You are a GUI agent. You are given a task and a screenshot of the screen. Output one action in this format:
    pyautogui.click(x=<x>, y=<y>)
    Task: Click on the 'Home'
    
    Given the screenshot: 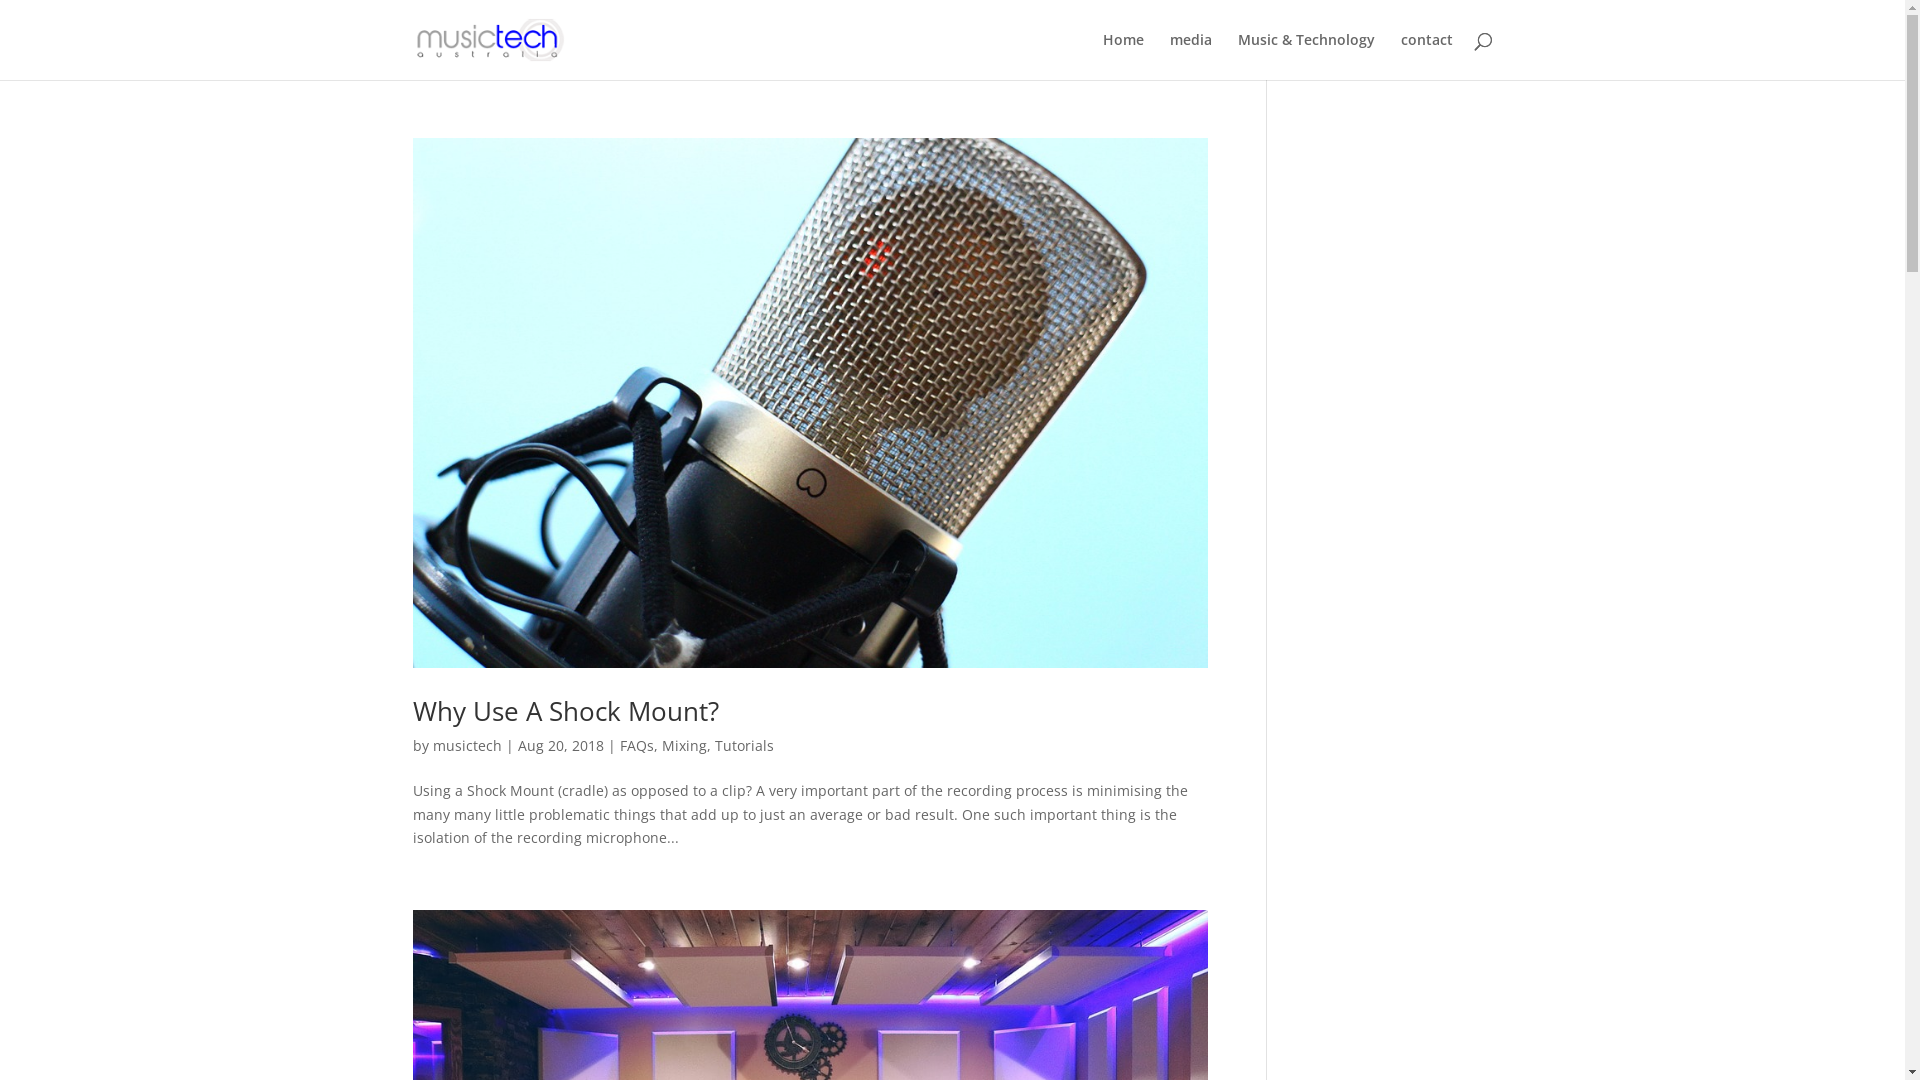 What is the action you would take?
    pyautogui.click(x=1122, y=55)
    